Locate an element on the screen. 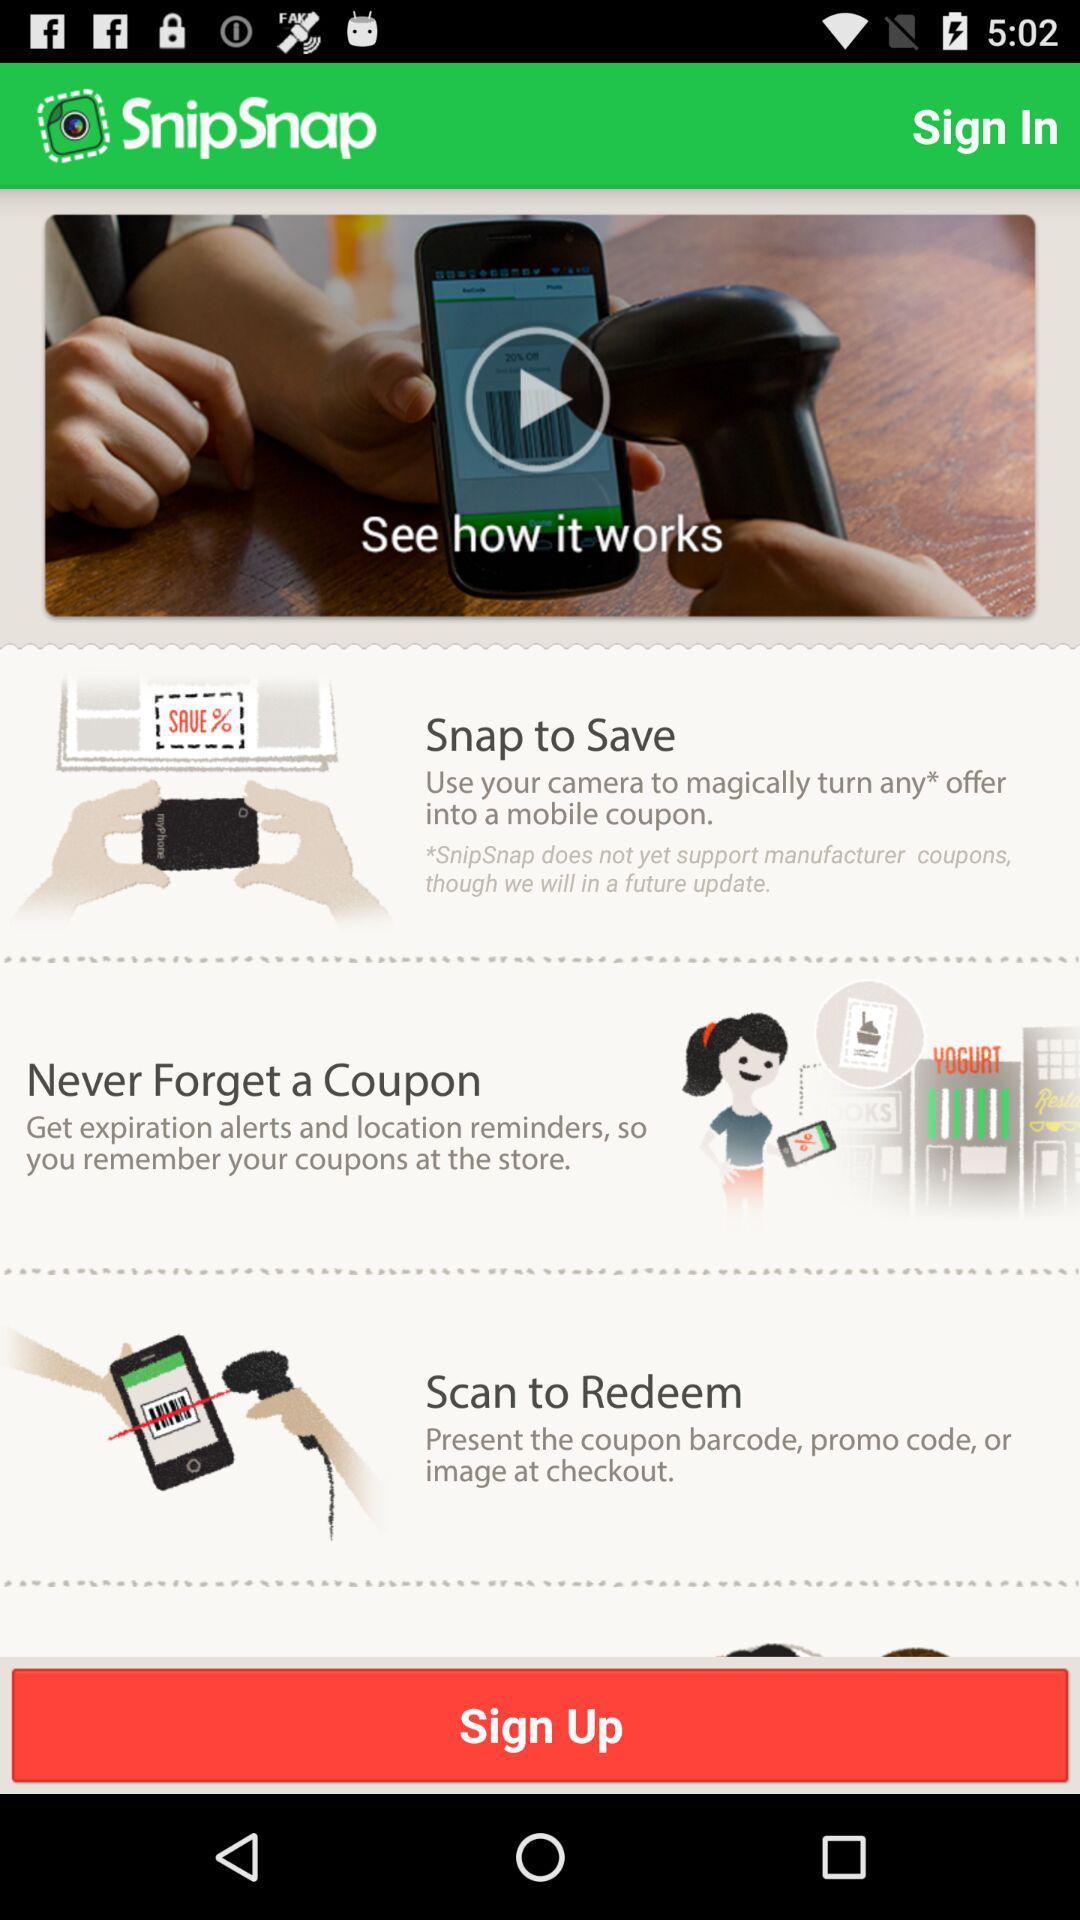 The width and height of the screenshot is (1080, 1920). the sign in icon is located at coordinates (984, 124).